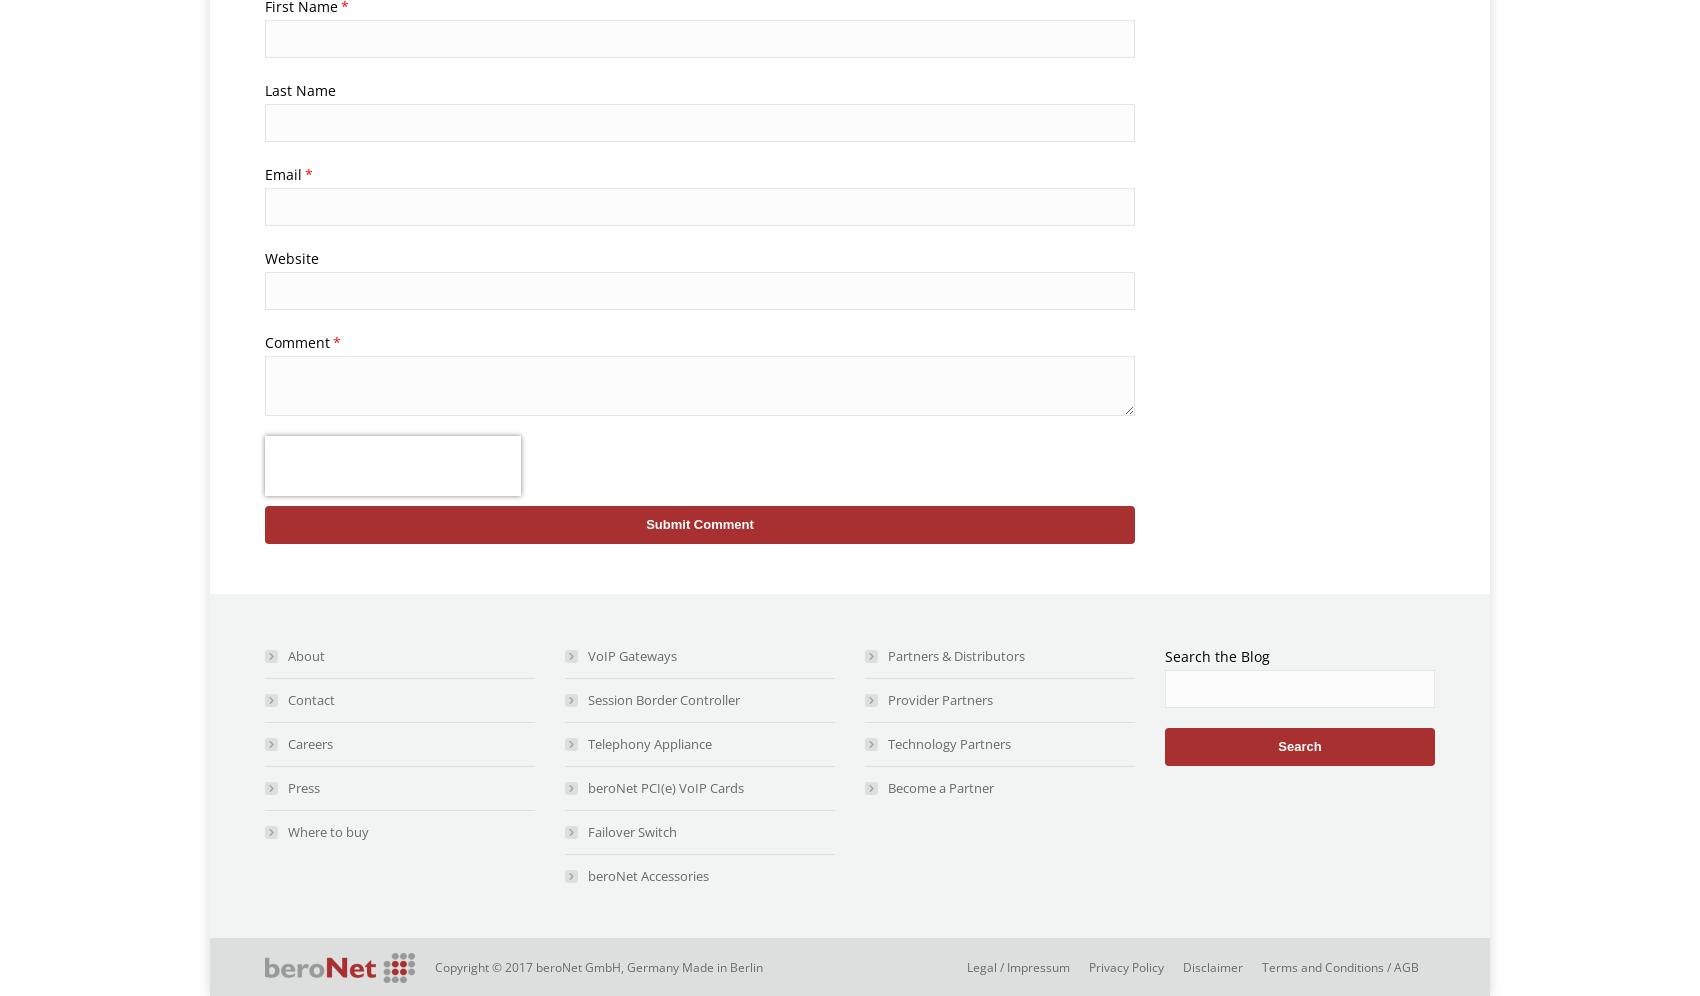 The height and width of the screenshot is (996, 1700). What do you see at coordinates (1216, 655) in the screenshot?
I see `'Search the Blog'` at bounding box center [1216, 655].